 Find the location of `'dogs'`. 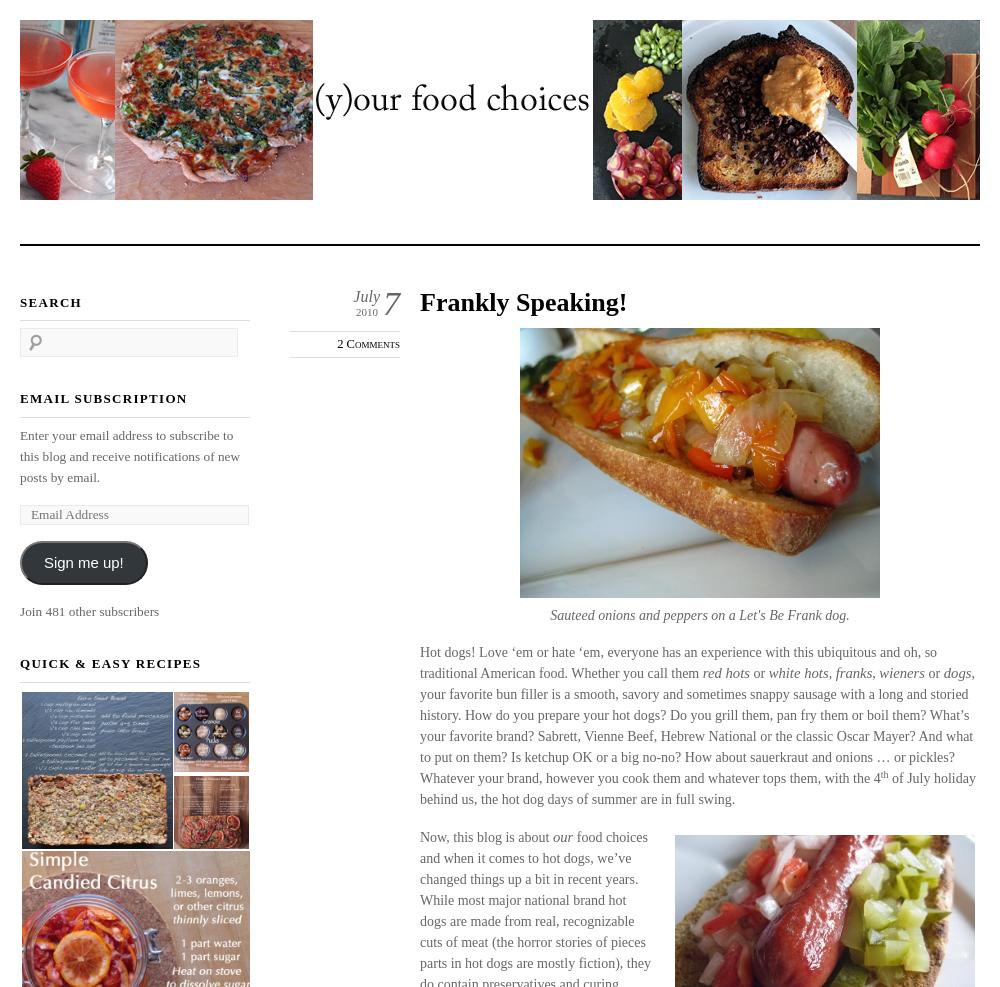

'dogs' is located at coordinates (942, 672).